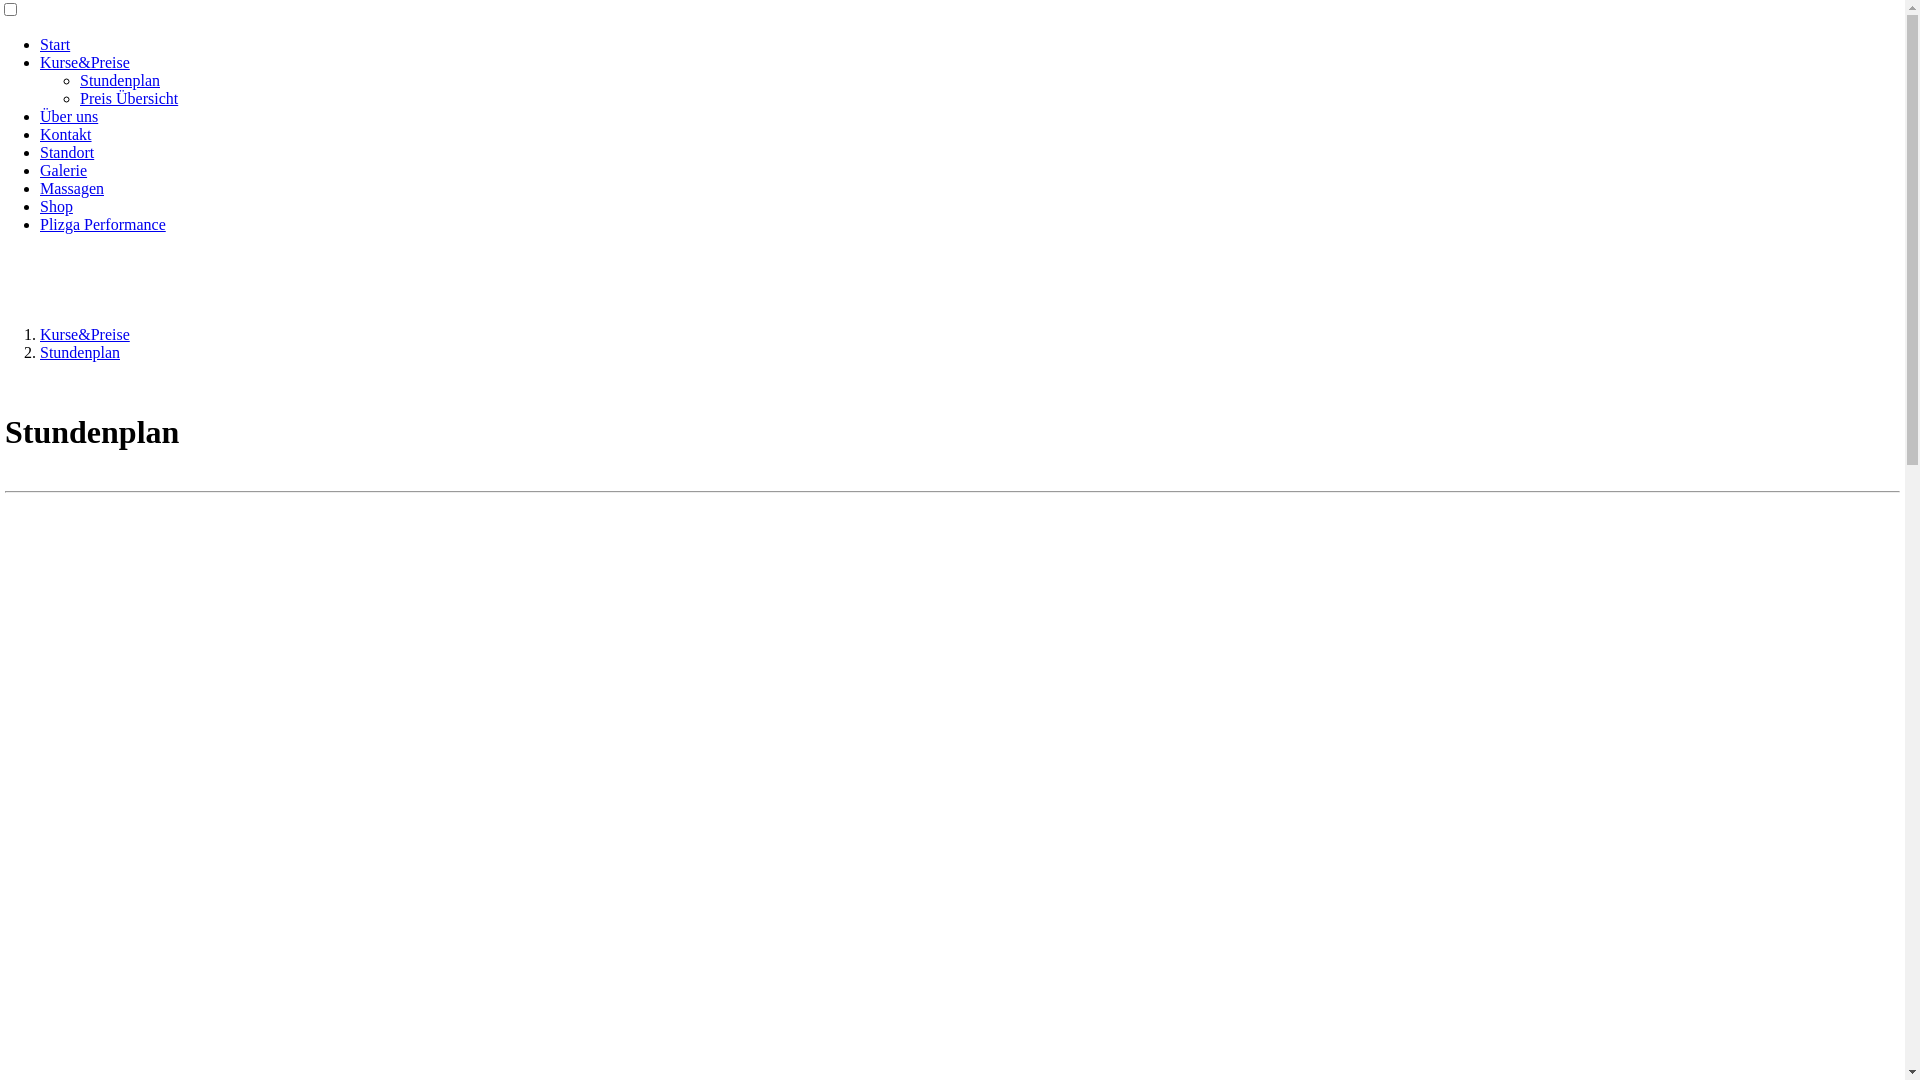  I want to click on 'Plizga Performance', so click(101, 224).